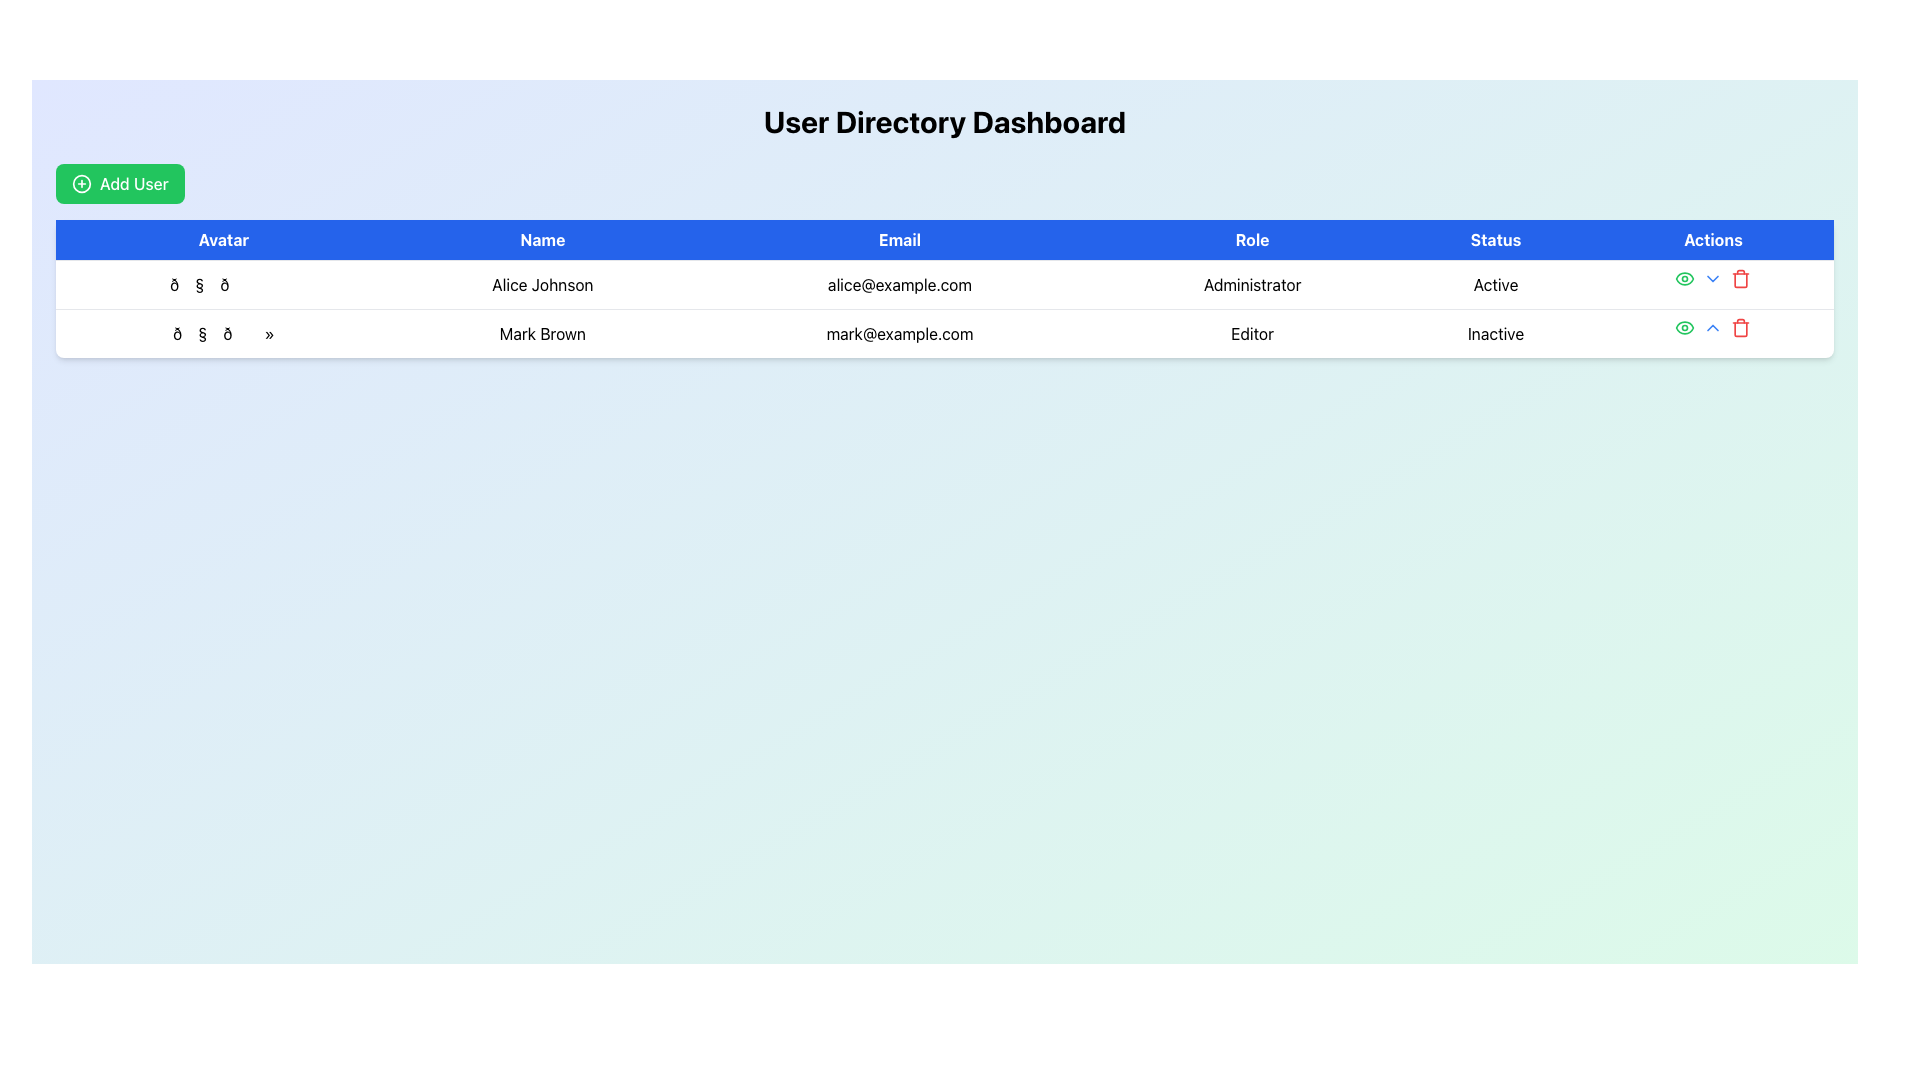 The width and height of the screenshot is (1920, 1080). I want to click on text of the centered, bold headline displaying 'User Directory Dashboard', which is located at the top-center of the interface, so click(944, 122).